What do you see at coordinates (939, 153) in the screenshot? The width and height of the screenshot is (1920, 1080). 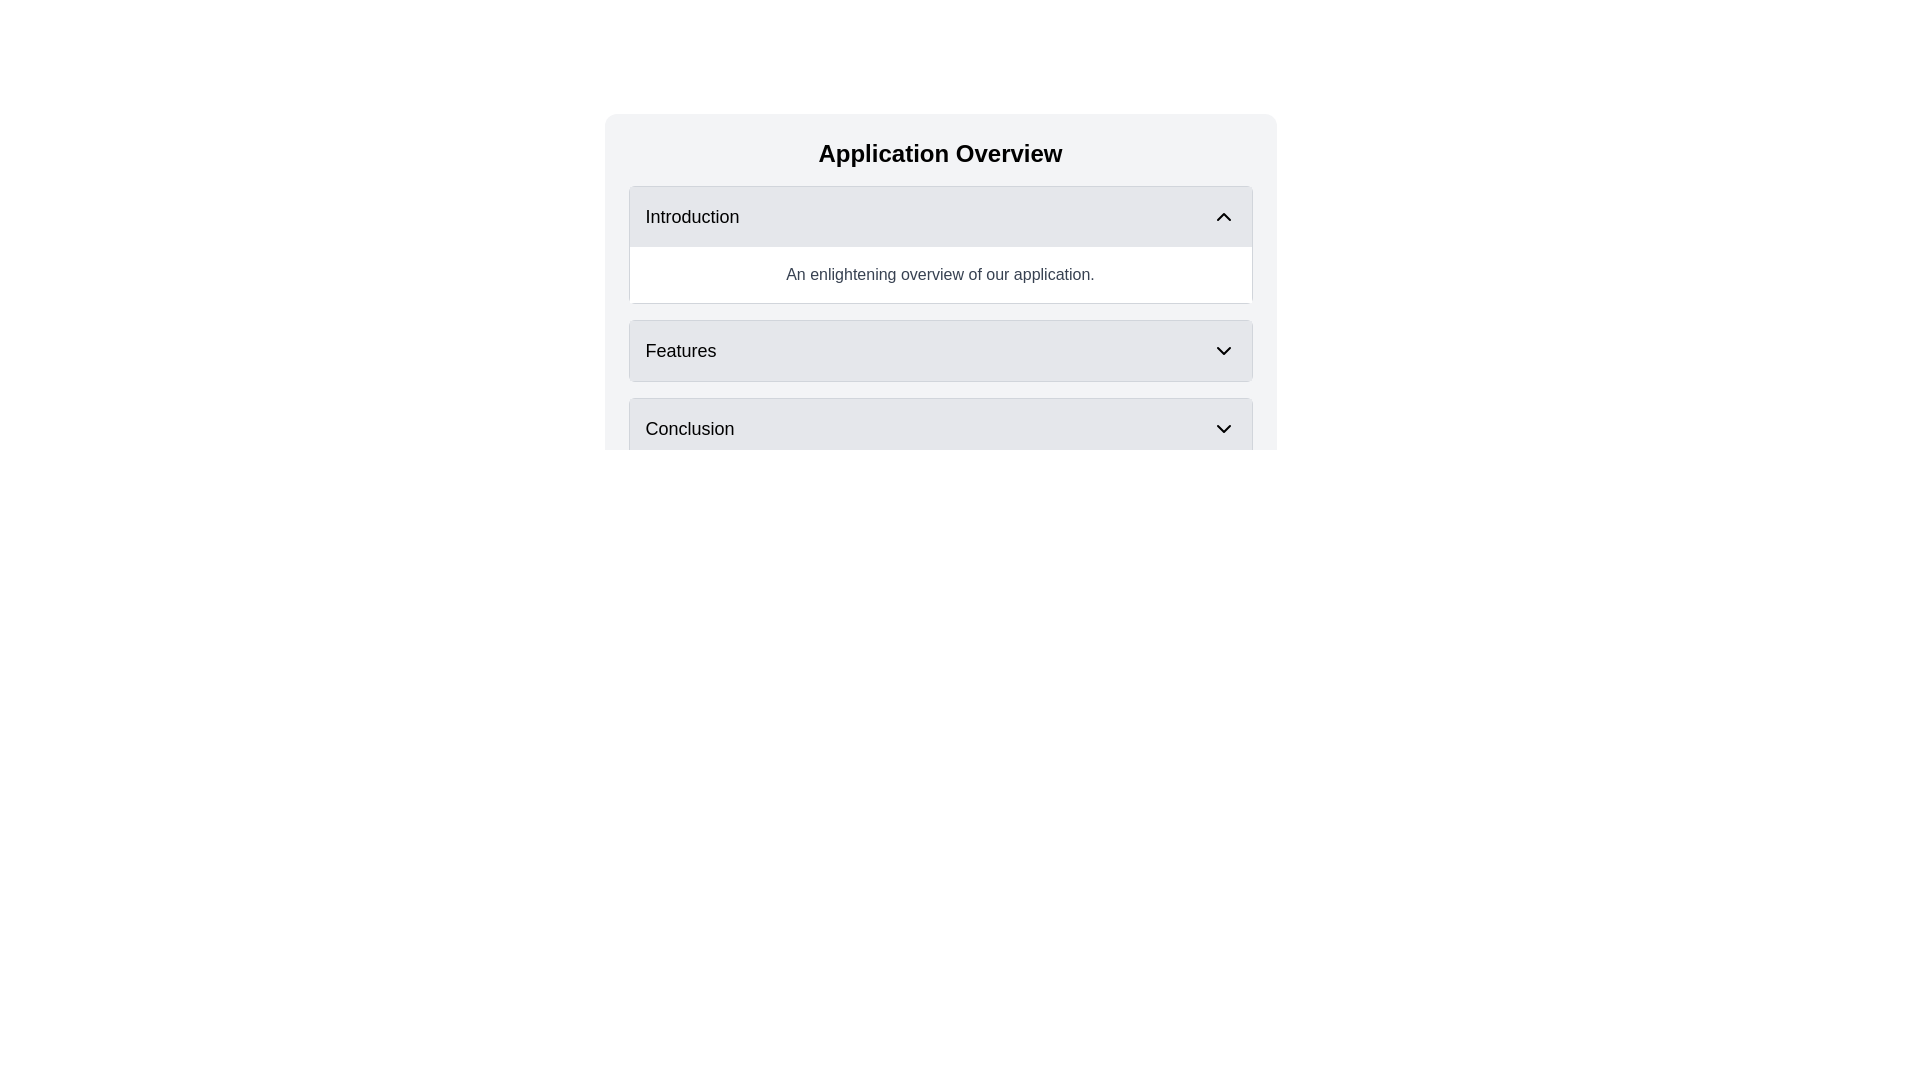 I see `the Text (Heading) element that serves as a title for the section, providing context about the contents below` at bounding box center [939, 153].